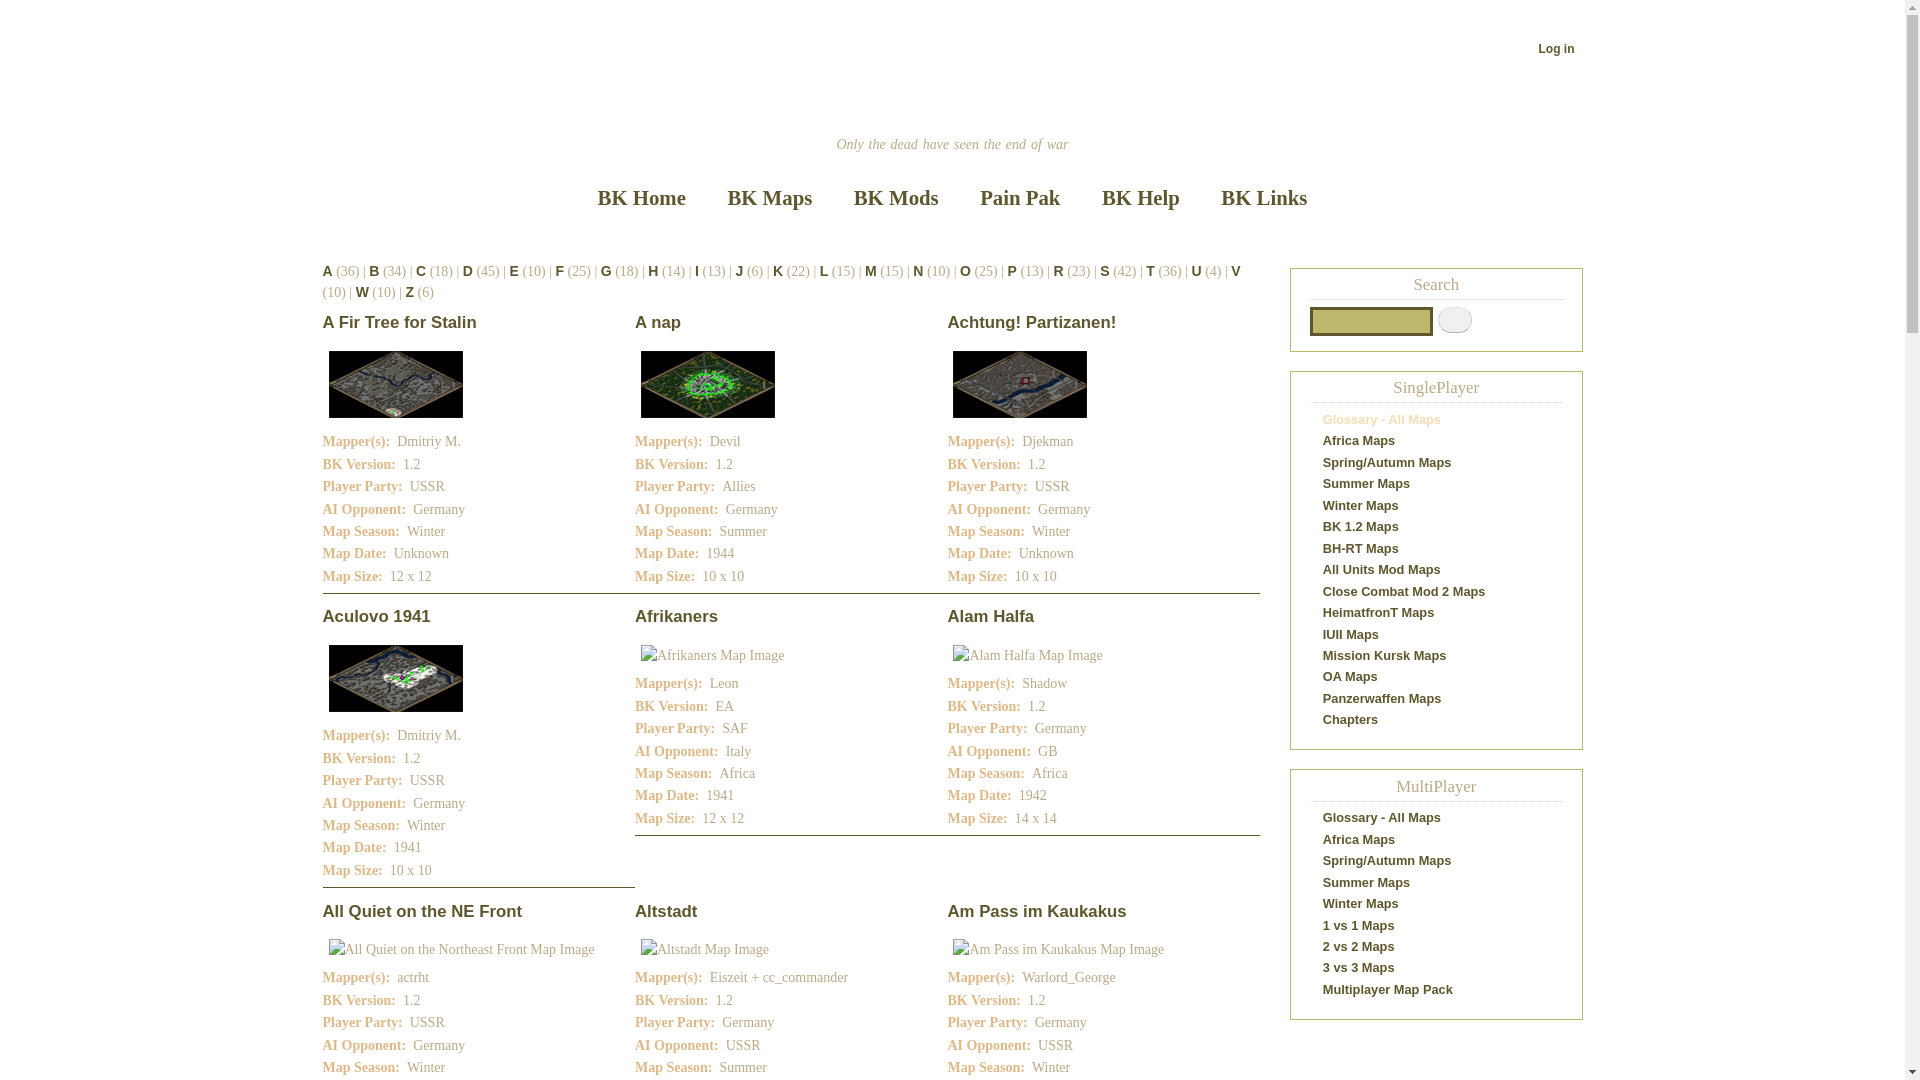  Describe the element at coordinates (824, 270) in the screenshot. I see `'L'` at that location.